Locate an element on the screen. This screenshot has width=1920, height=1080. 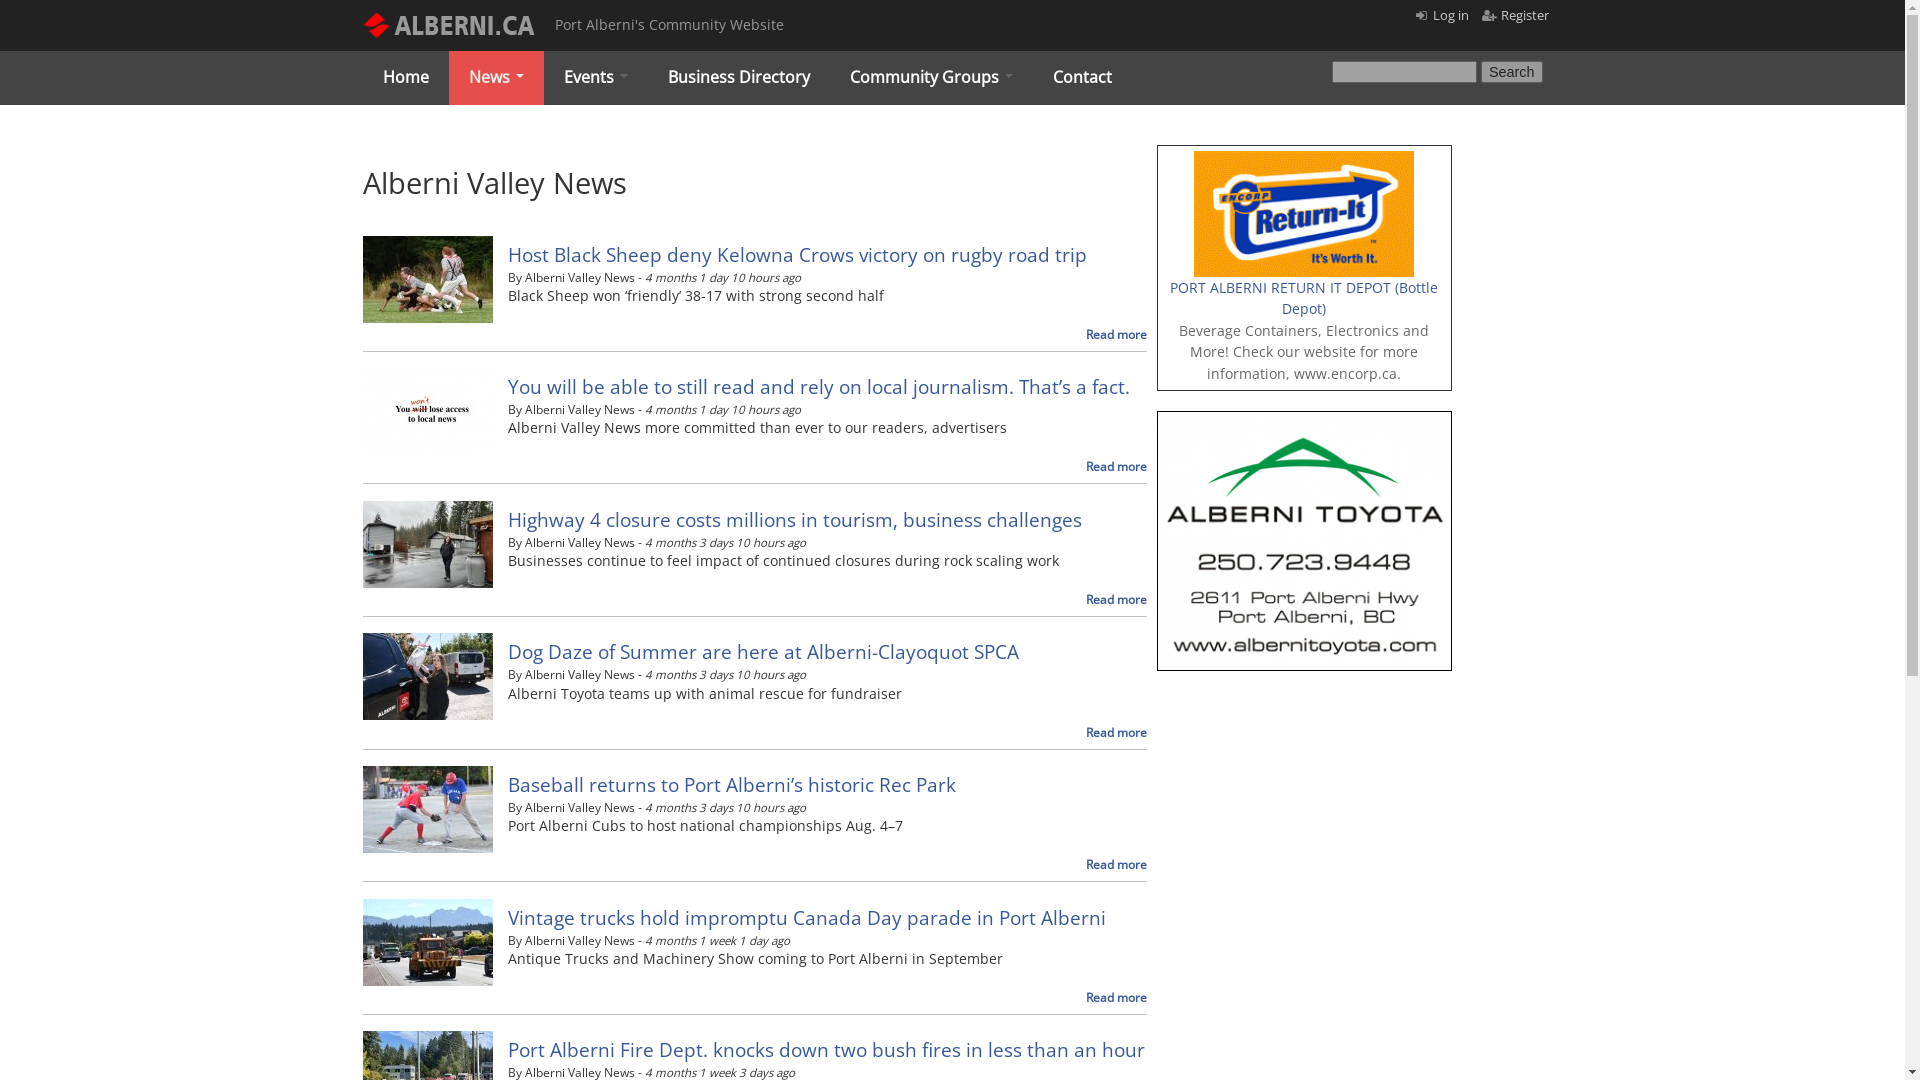
'Home' is located at coordinates (403, 76).